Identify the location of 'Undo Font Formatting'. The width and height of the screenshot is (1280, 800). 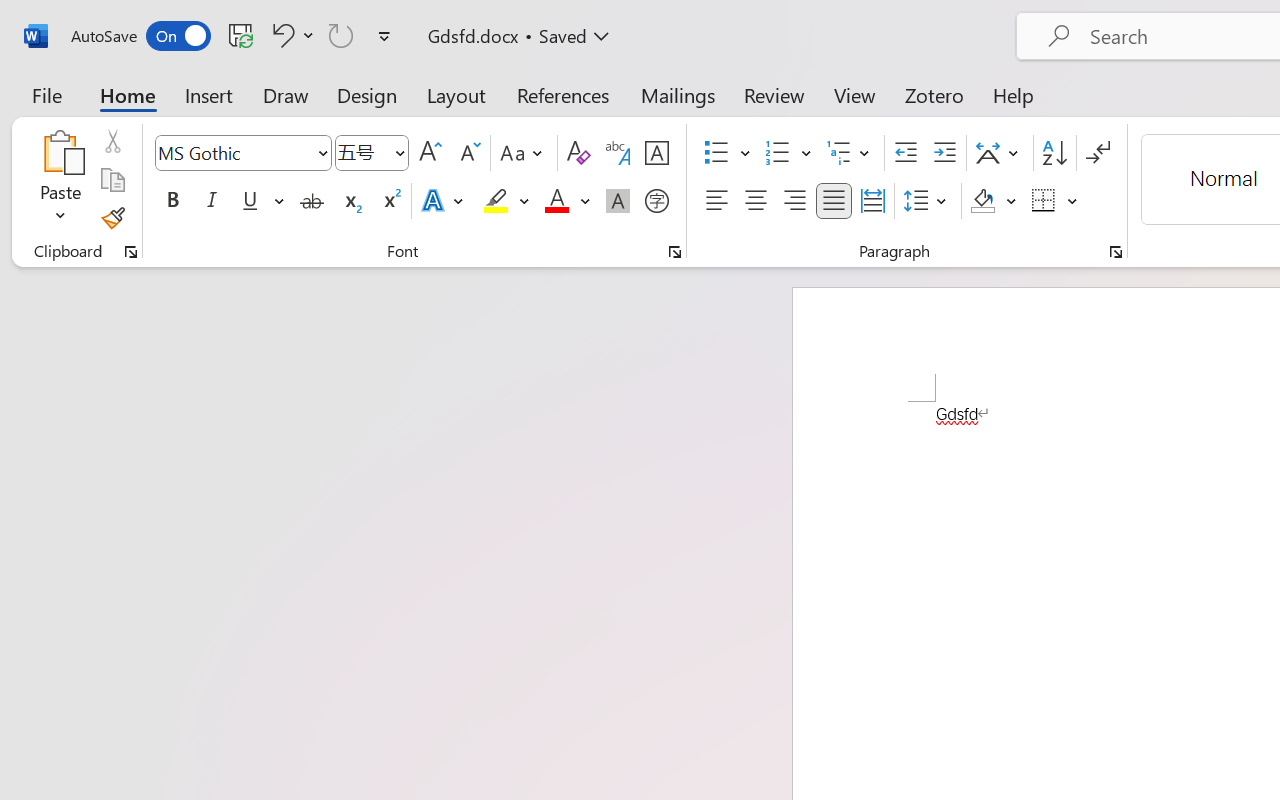
(279, 34).